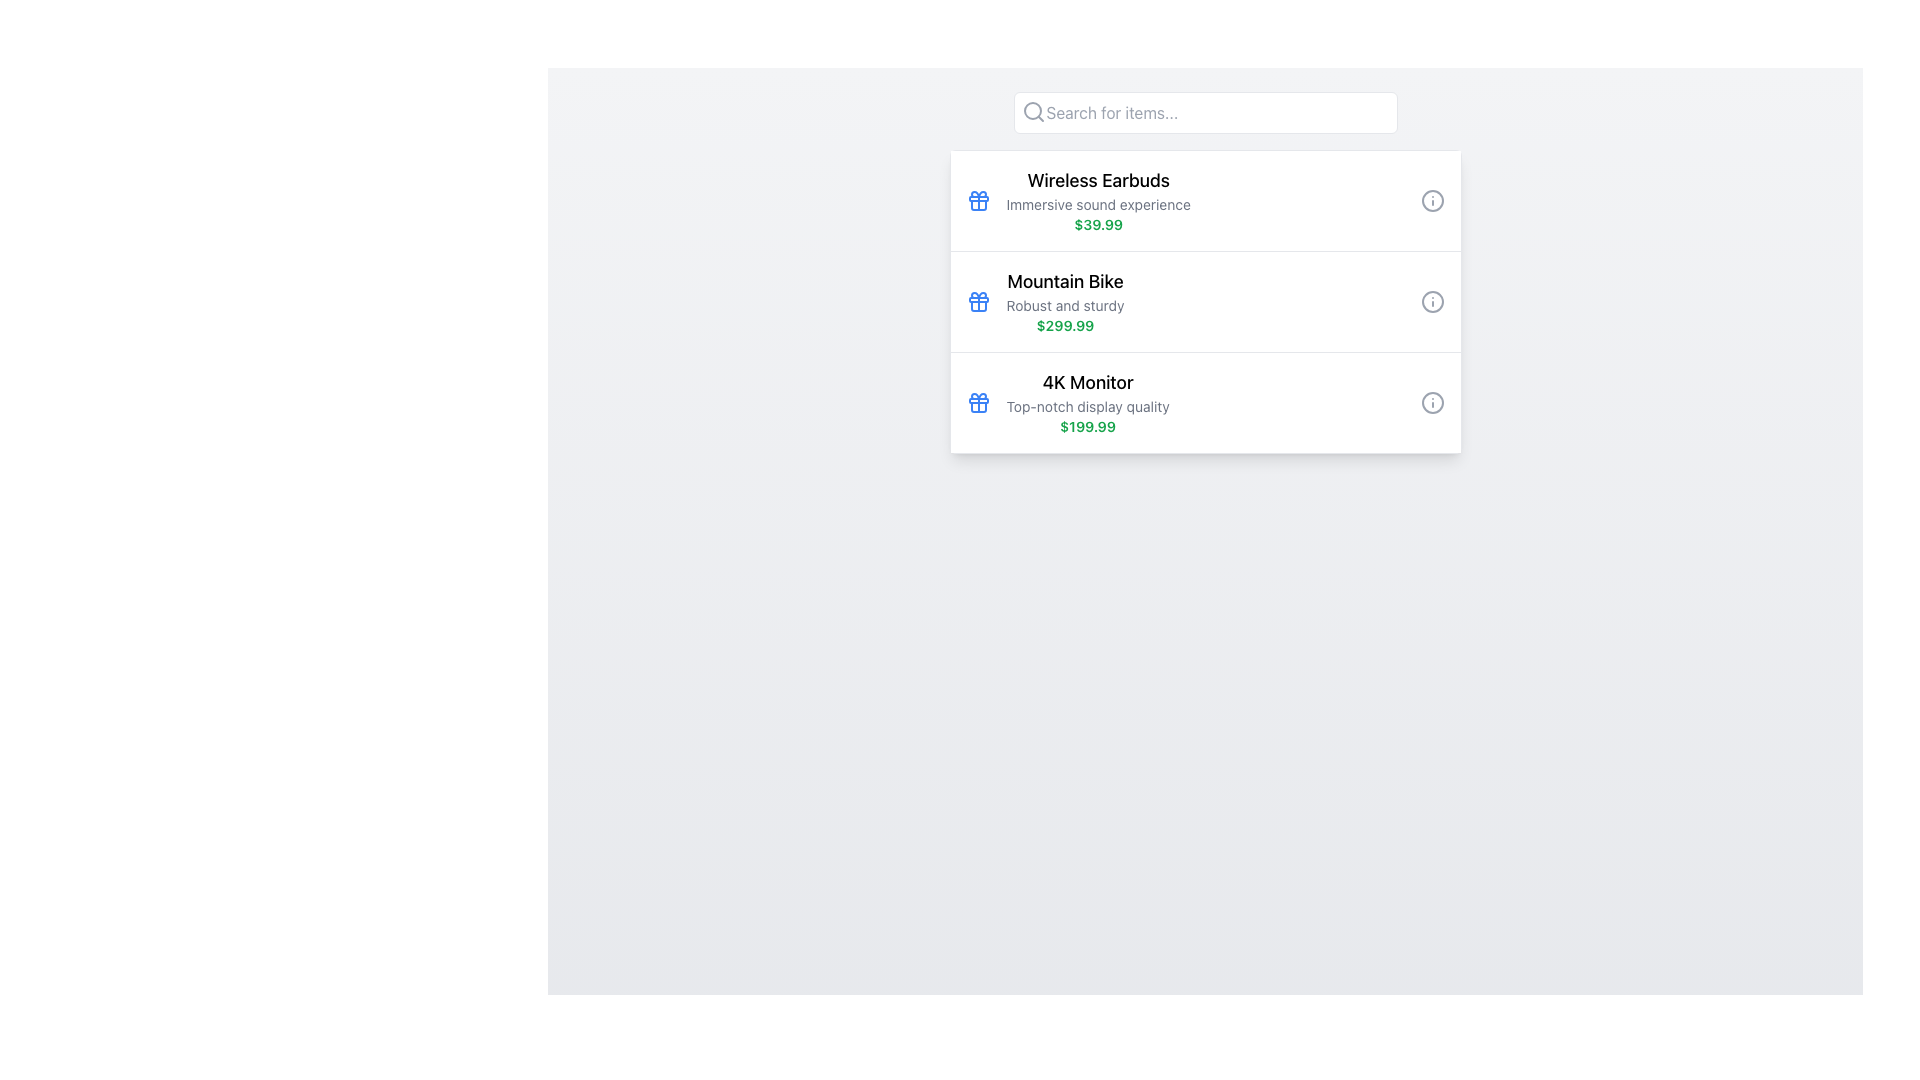 The image size is (1920, 1080). I want to click on the bottom portion of the gift icon located on the left side of the '4K Monitor' entry in the list, so click(978, 406).